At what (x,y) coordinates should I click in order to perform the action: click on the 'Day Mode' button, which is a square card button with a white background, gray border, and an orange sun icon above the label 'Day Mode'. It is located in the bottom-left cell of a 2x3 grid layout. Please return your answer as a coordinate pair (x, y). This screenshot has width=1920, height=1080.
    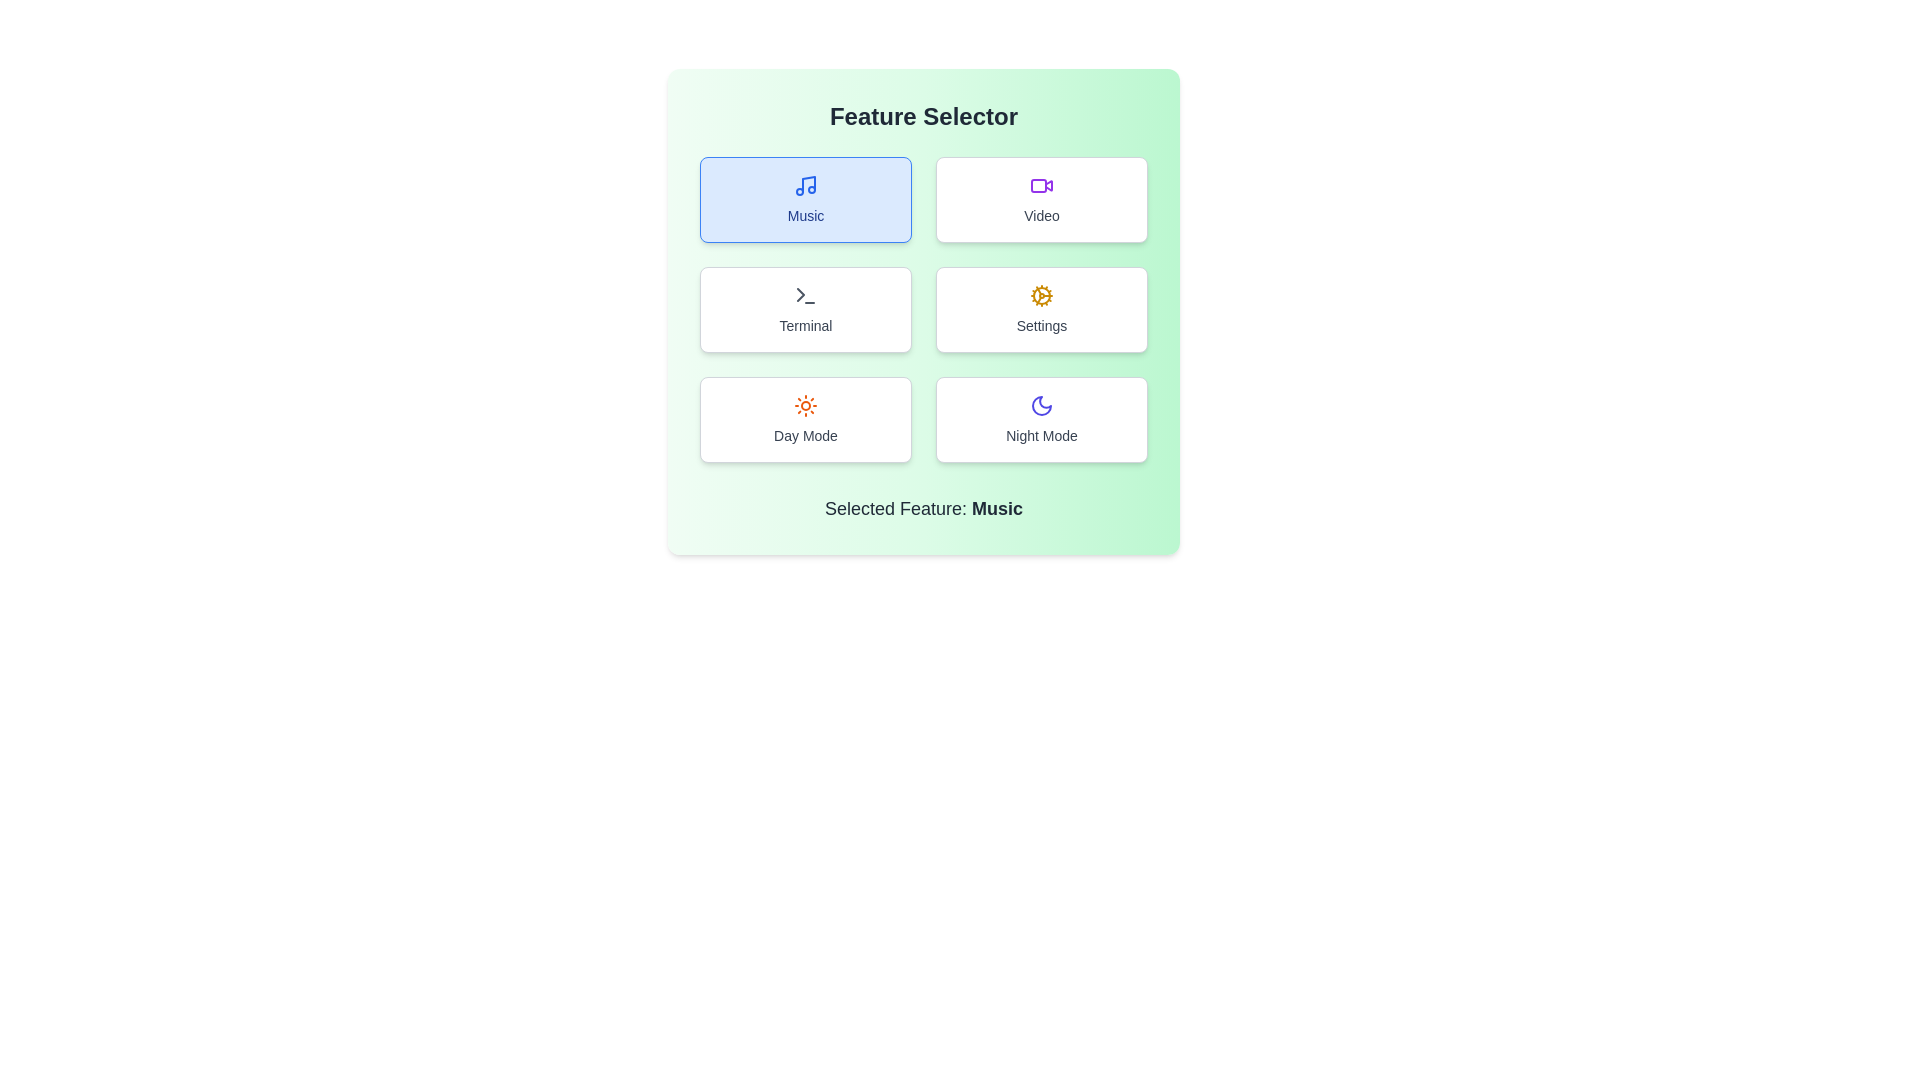
    Looking at the image, I should click on (806, 419).